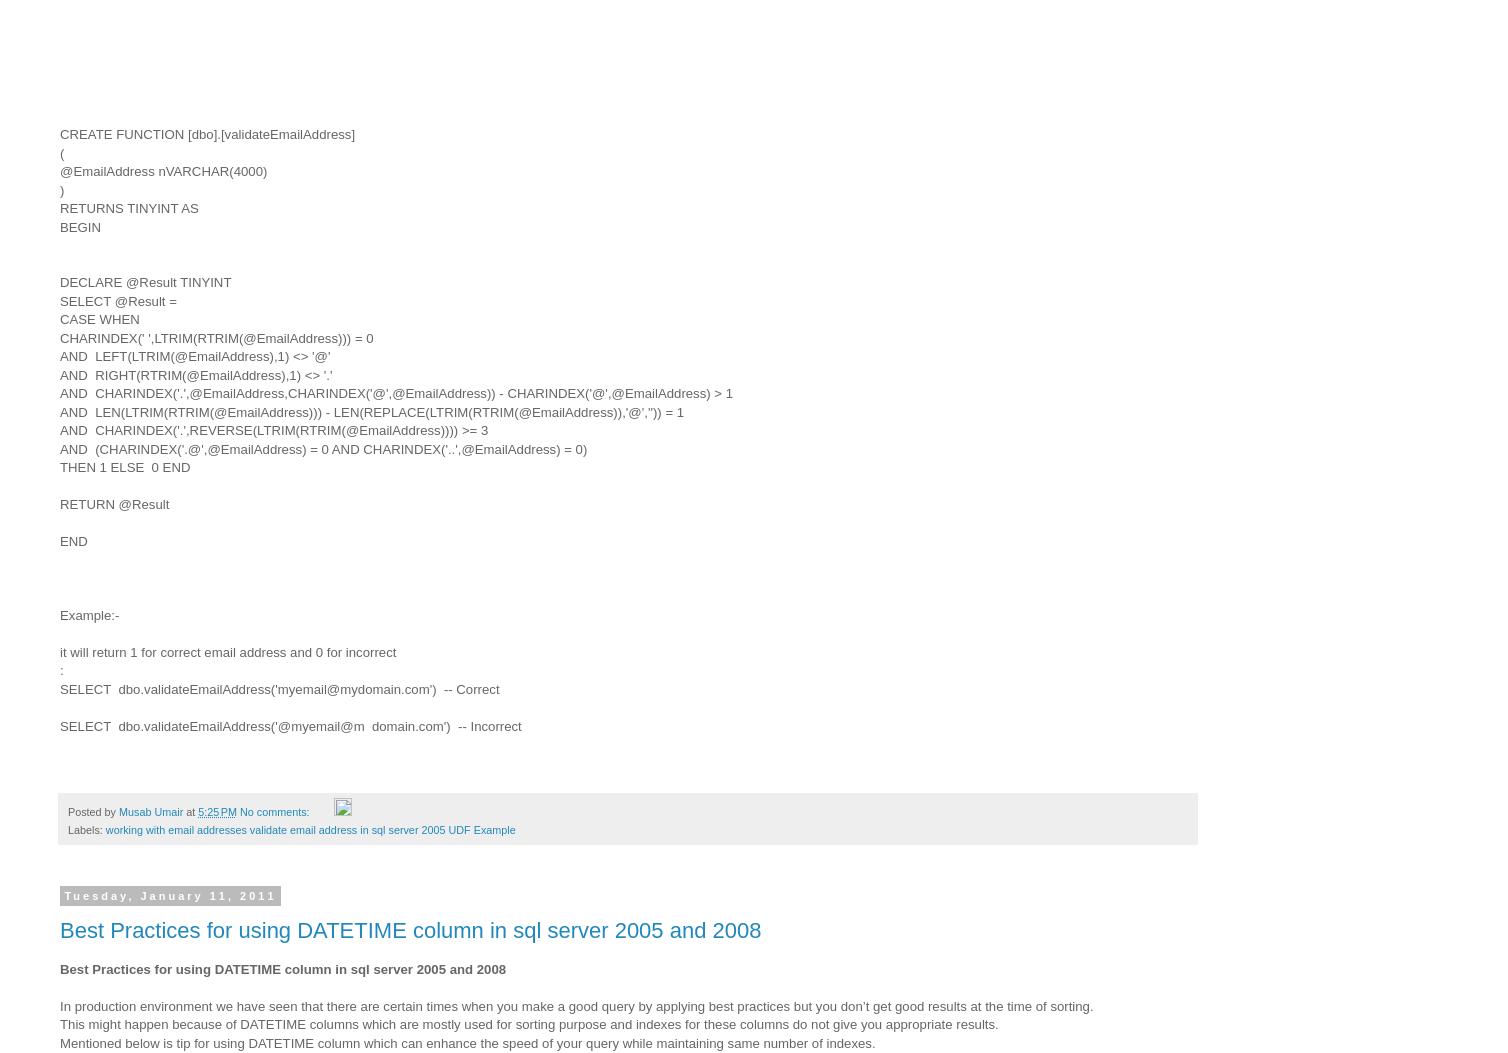 The image size is (1508, 1053). I want to click on 'THEN 1 ELSE  0 END', so click(125, 466).